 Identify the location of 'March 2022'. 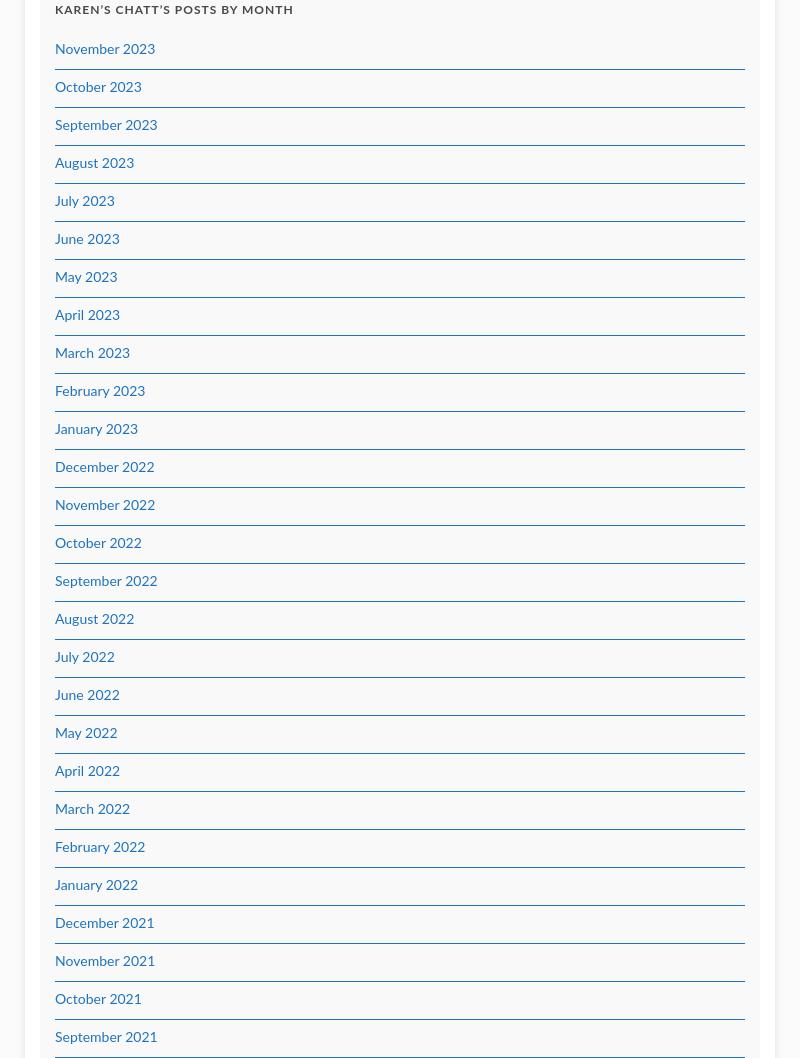
(92, 809).